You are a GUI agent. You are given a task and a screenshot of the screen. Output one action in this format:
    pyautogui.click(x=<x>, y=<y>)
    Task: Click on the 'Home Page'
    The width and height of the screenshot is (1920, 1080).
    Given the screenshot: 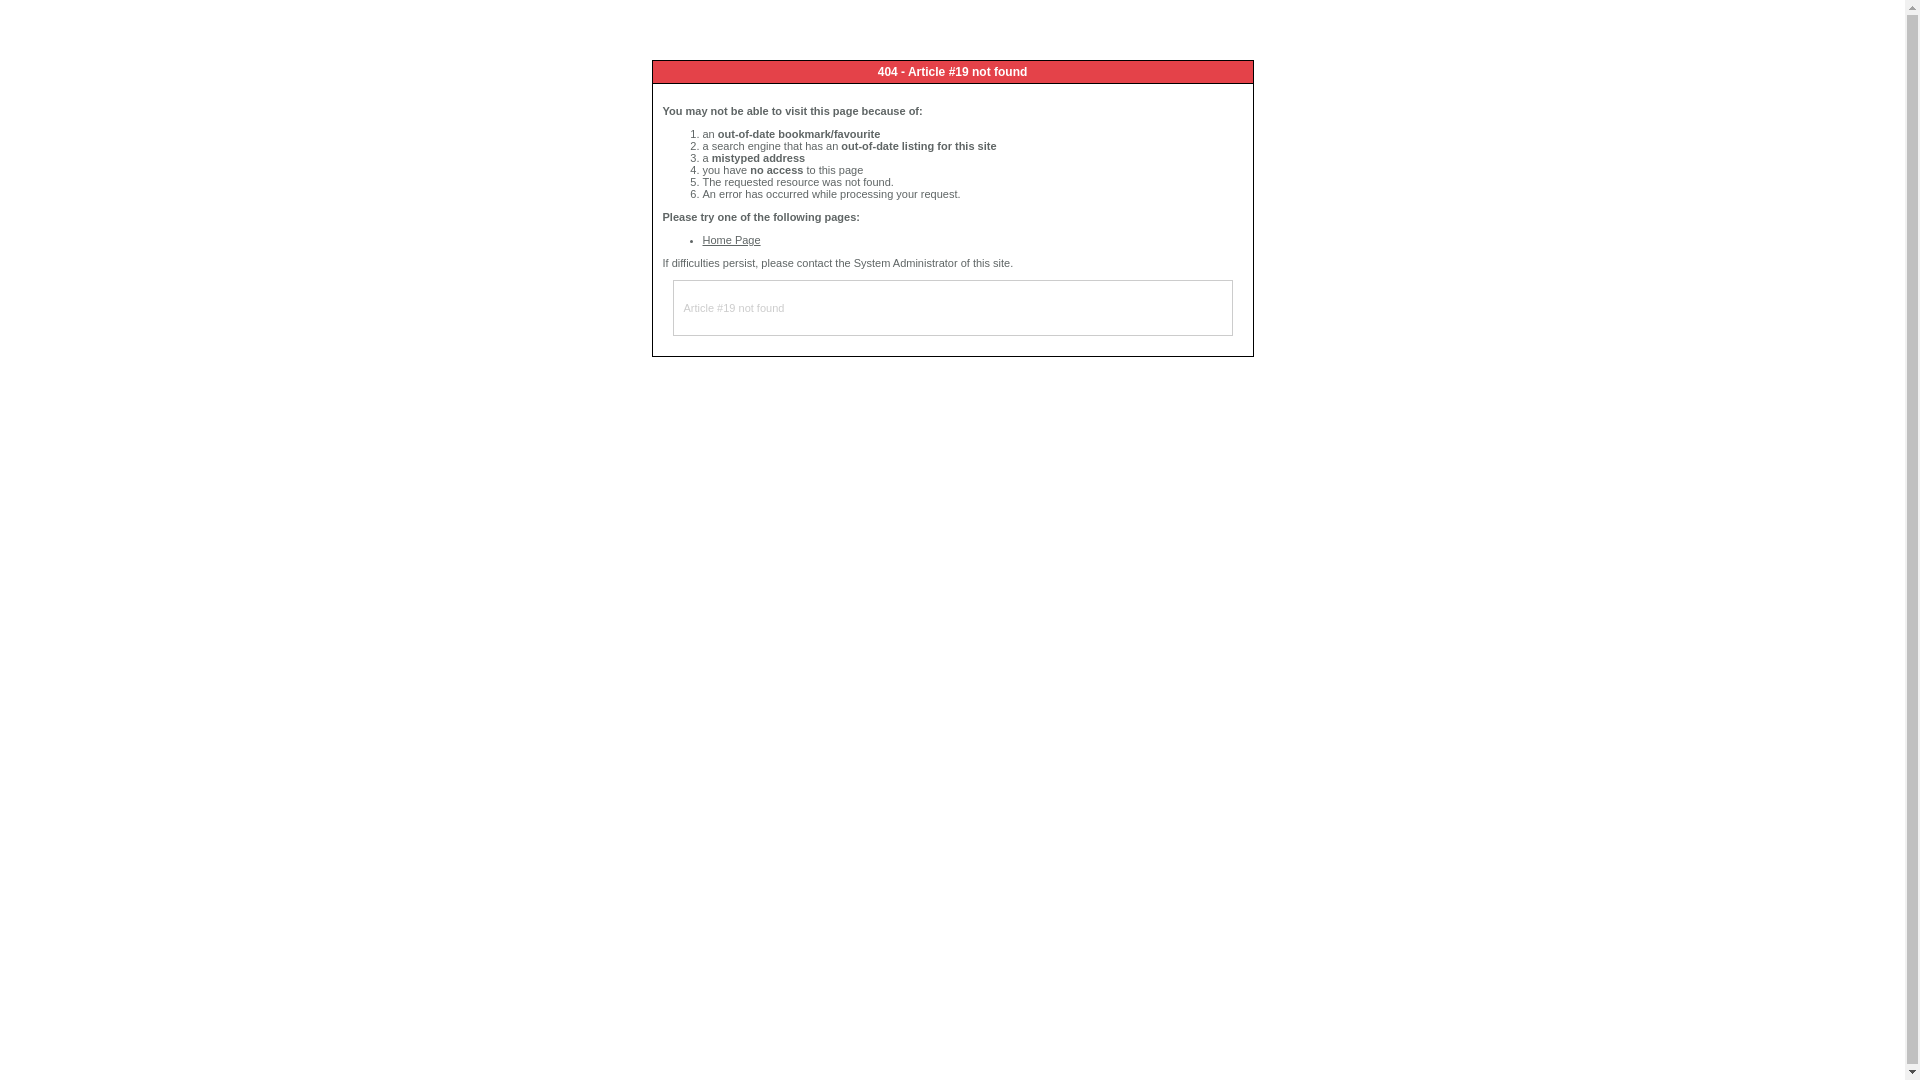 What is the action you would take?
    pyautogui.click(x=729, y=238)
    